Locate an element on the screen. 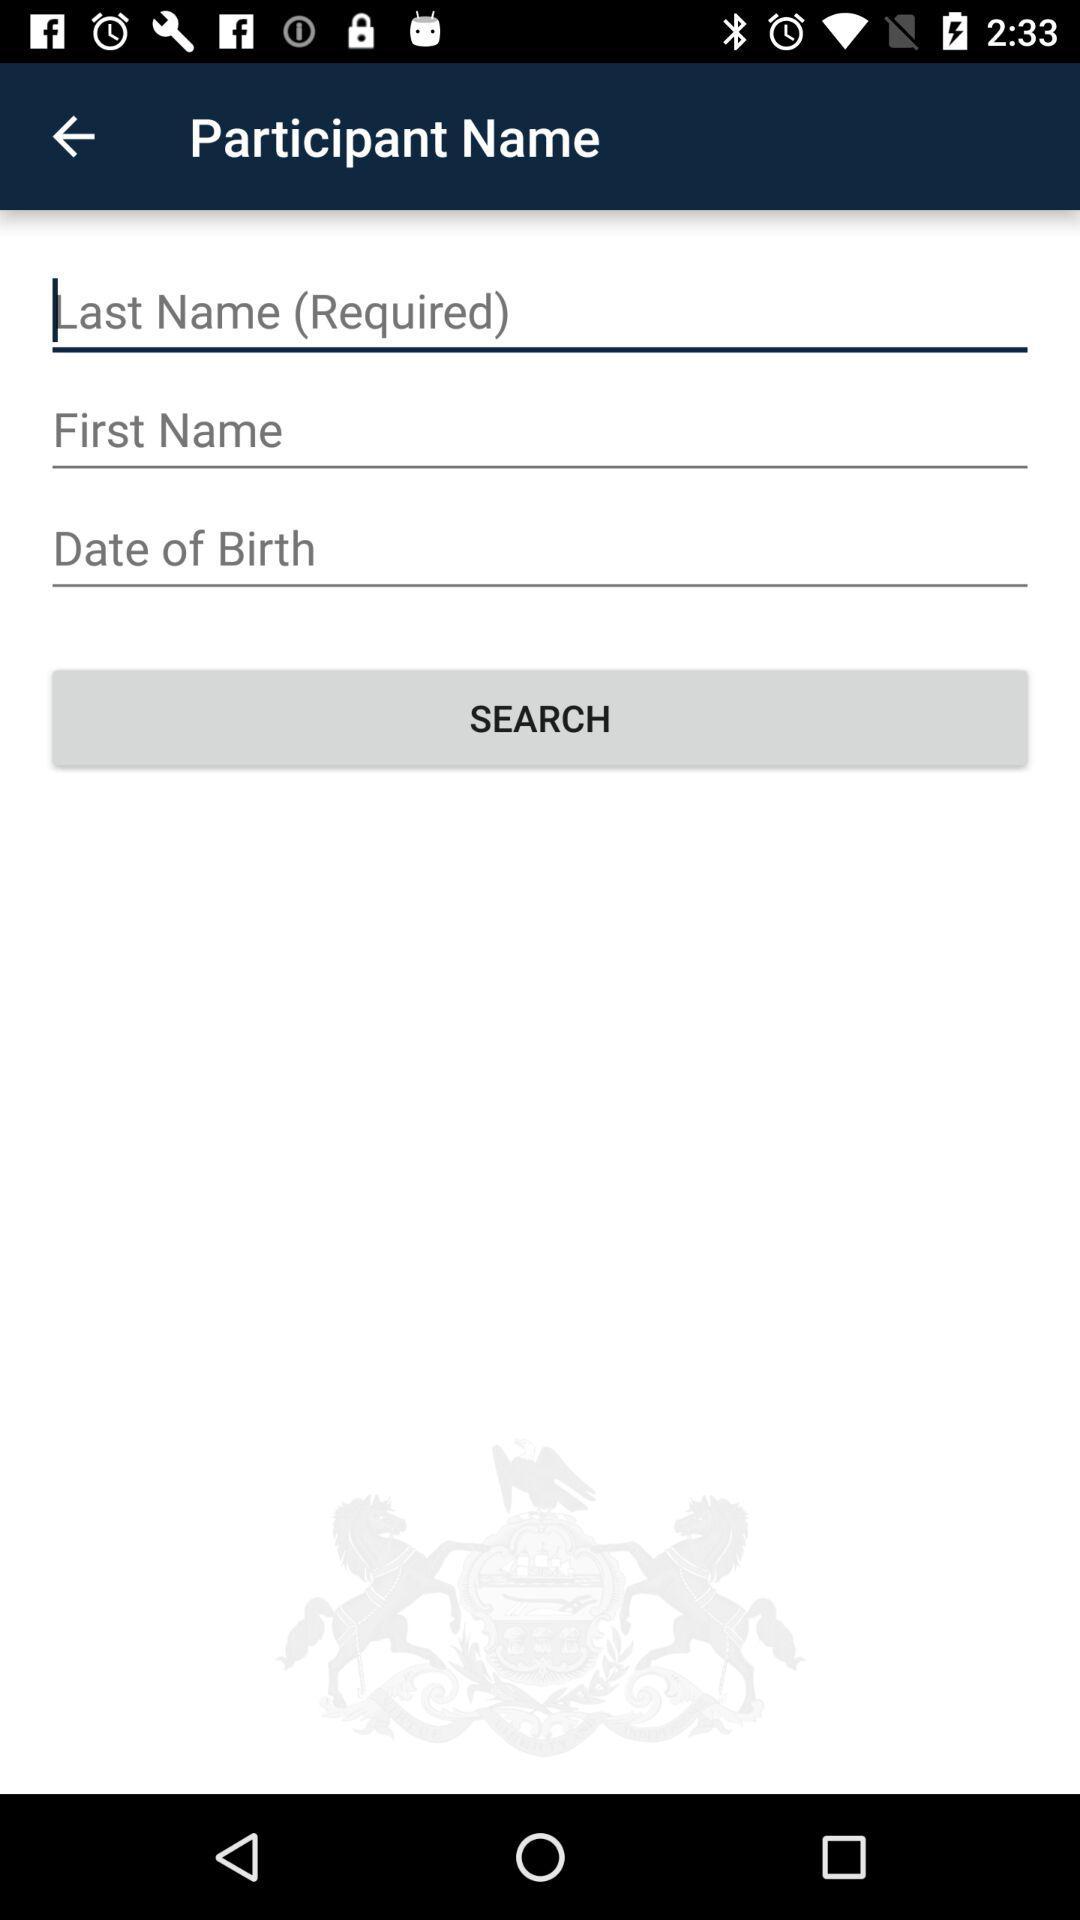  the search icon is located at coordinates (540, 717).